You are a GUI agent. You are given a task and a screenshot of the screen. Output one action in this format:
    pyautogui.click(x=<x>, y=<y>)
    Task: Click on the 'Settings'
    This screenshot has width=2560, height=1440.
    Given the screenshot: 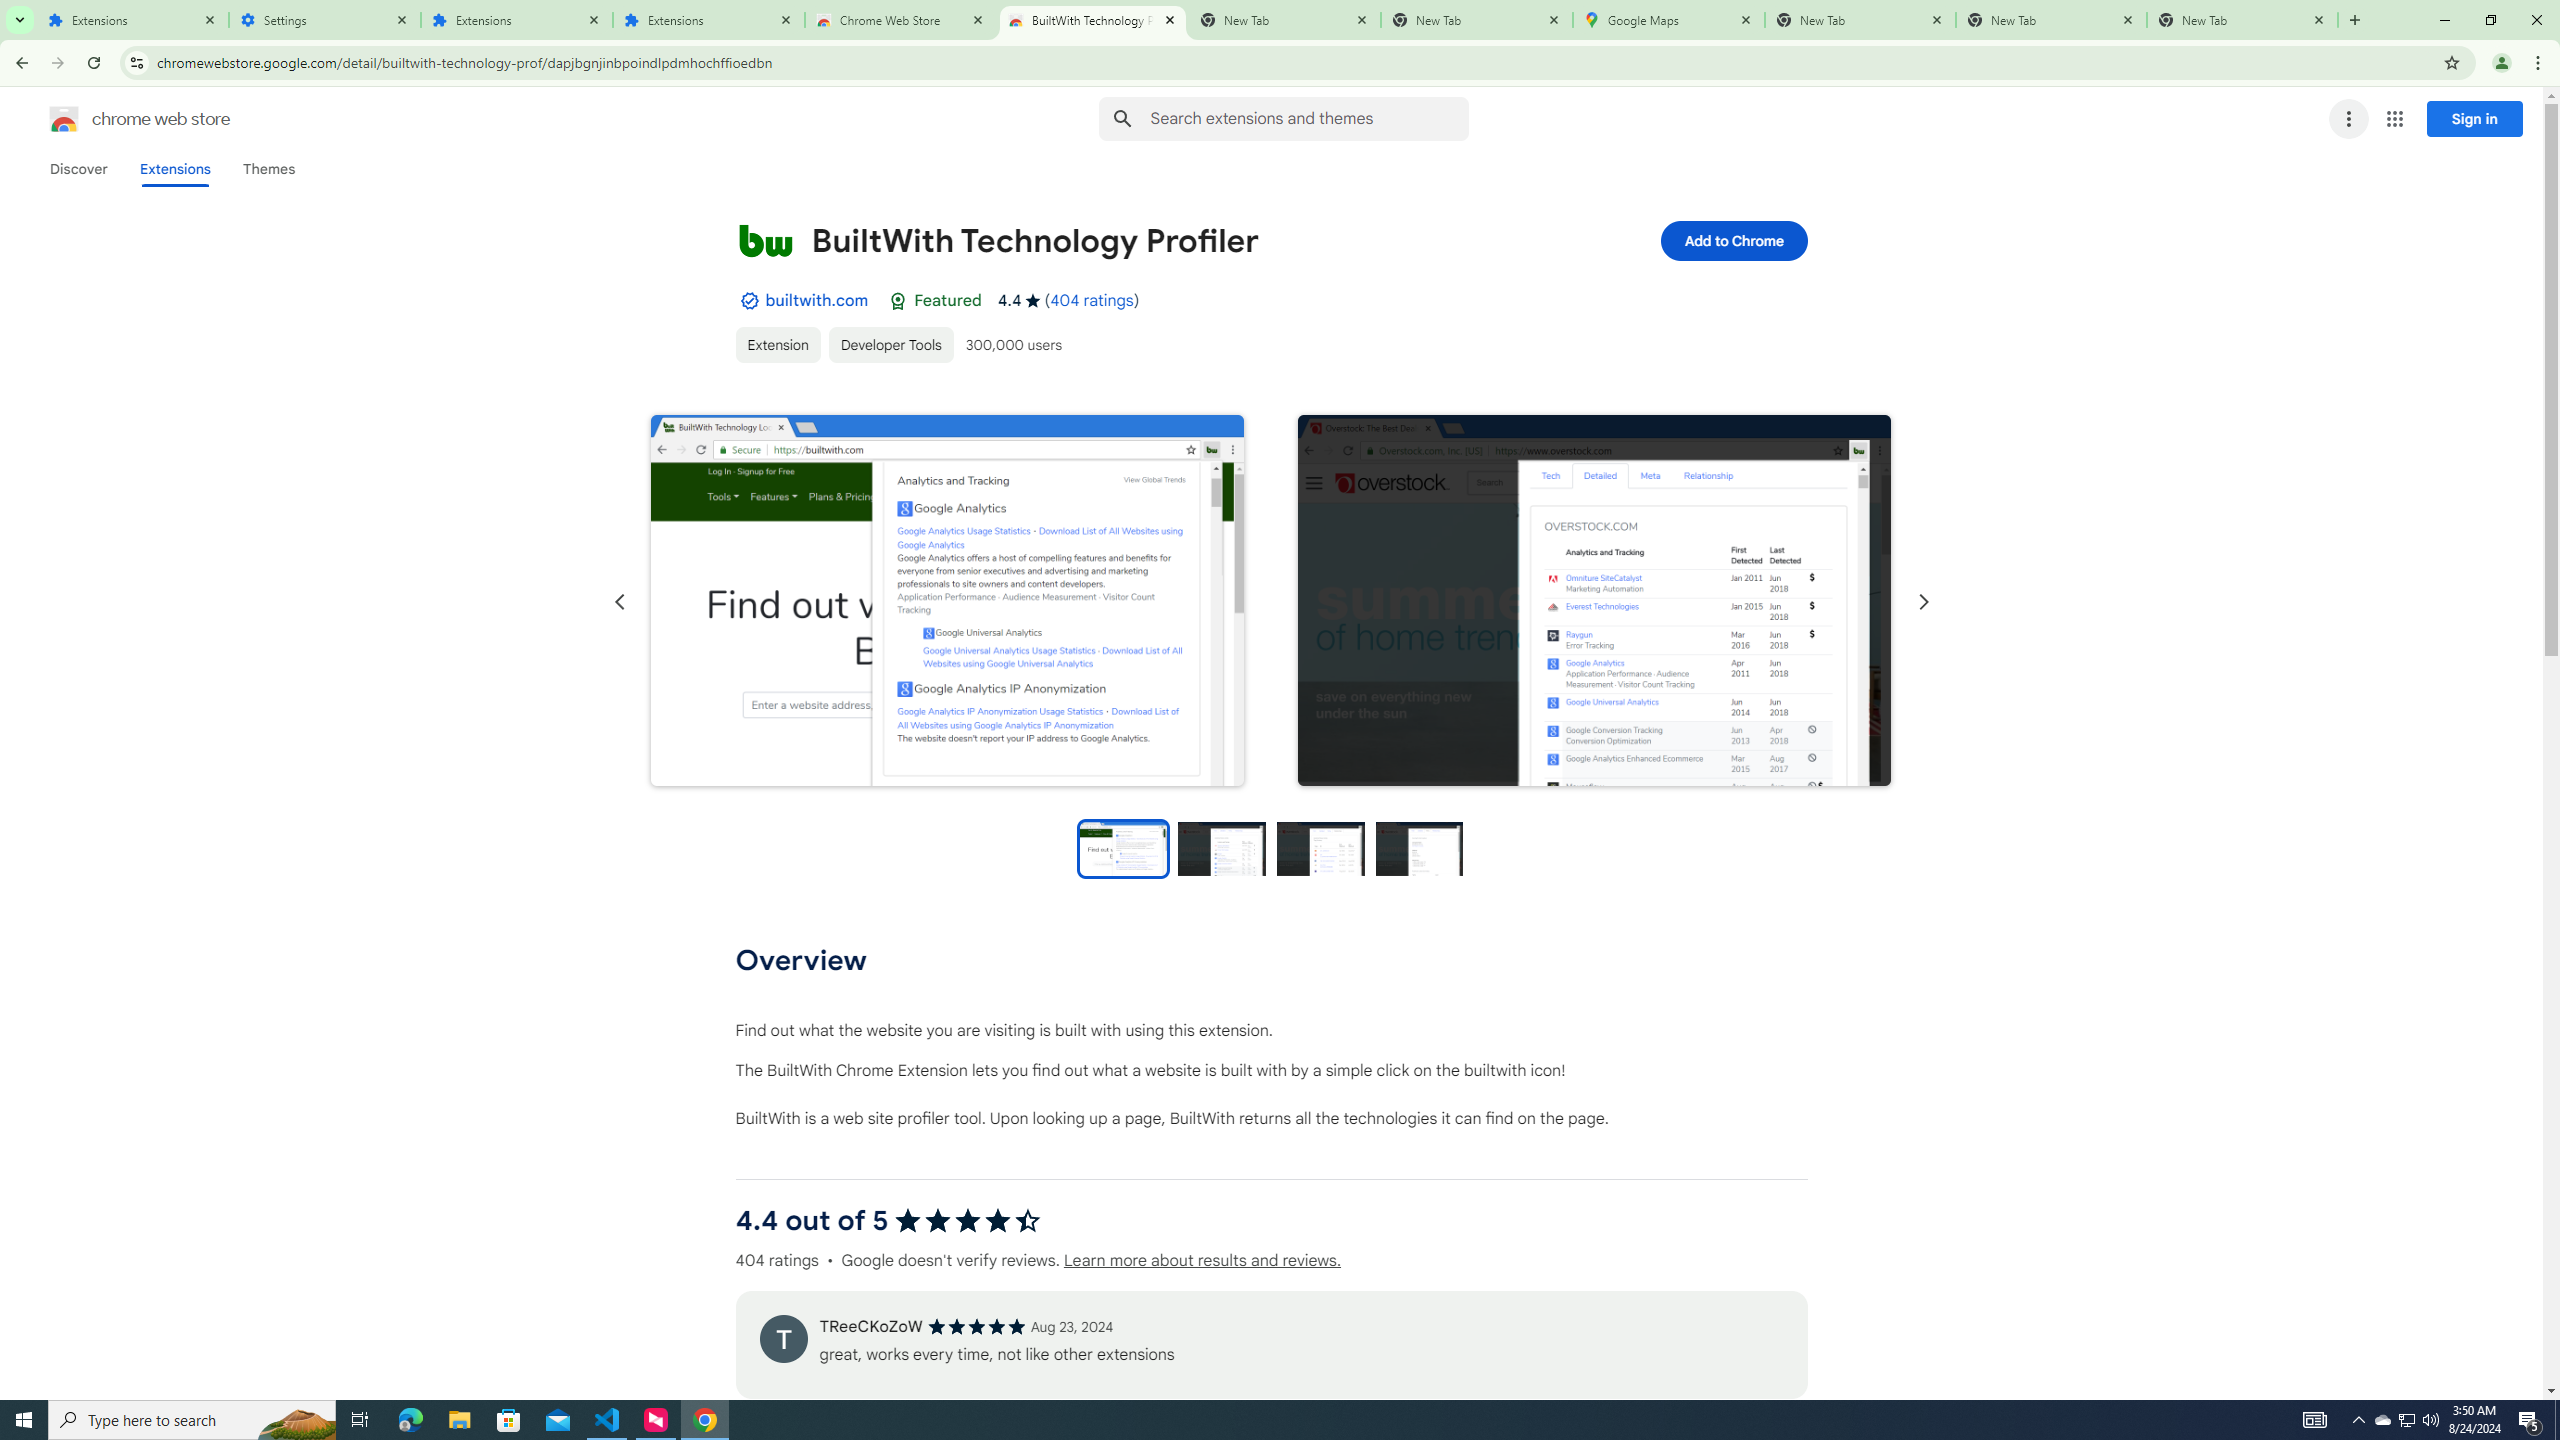 What is the action you would take?
    pyautogui.click(x=325, y=19)
    